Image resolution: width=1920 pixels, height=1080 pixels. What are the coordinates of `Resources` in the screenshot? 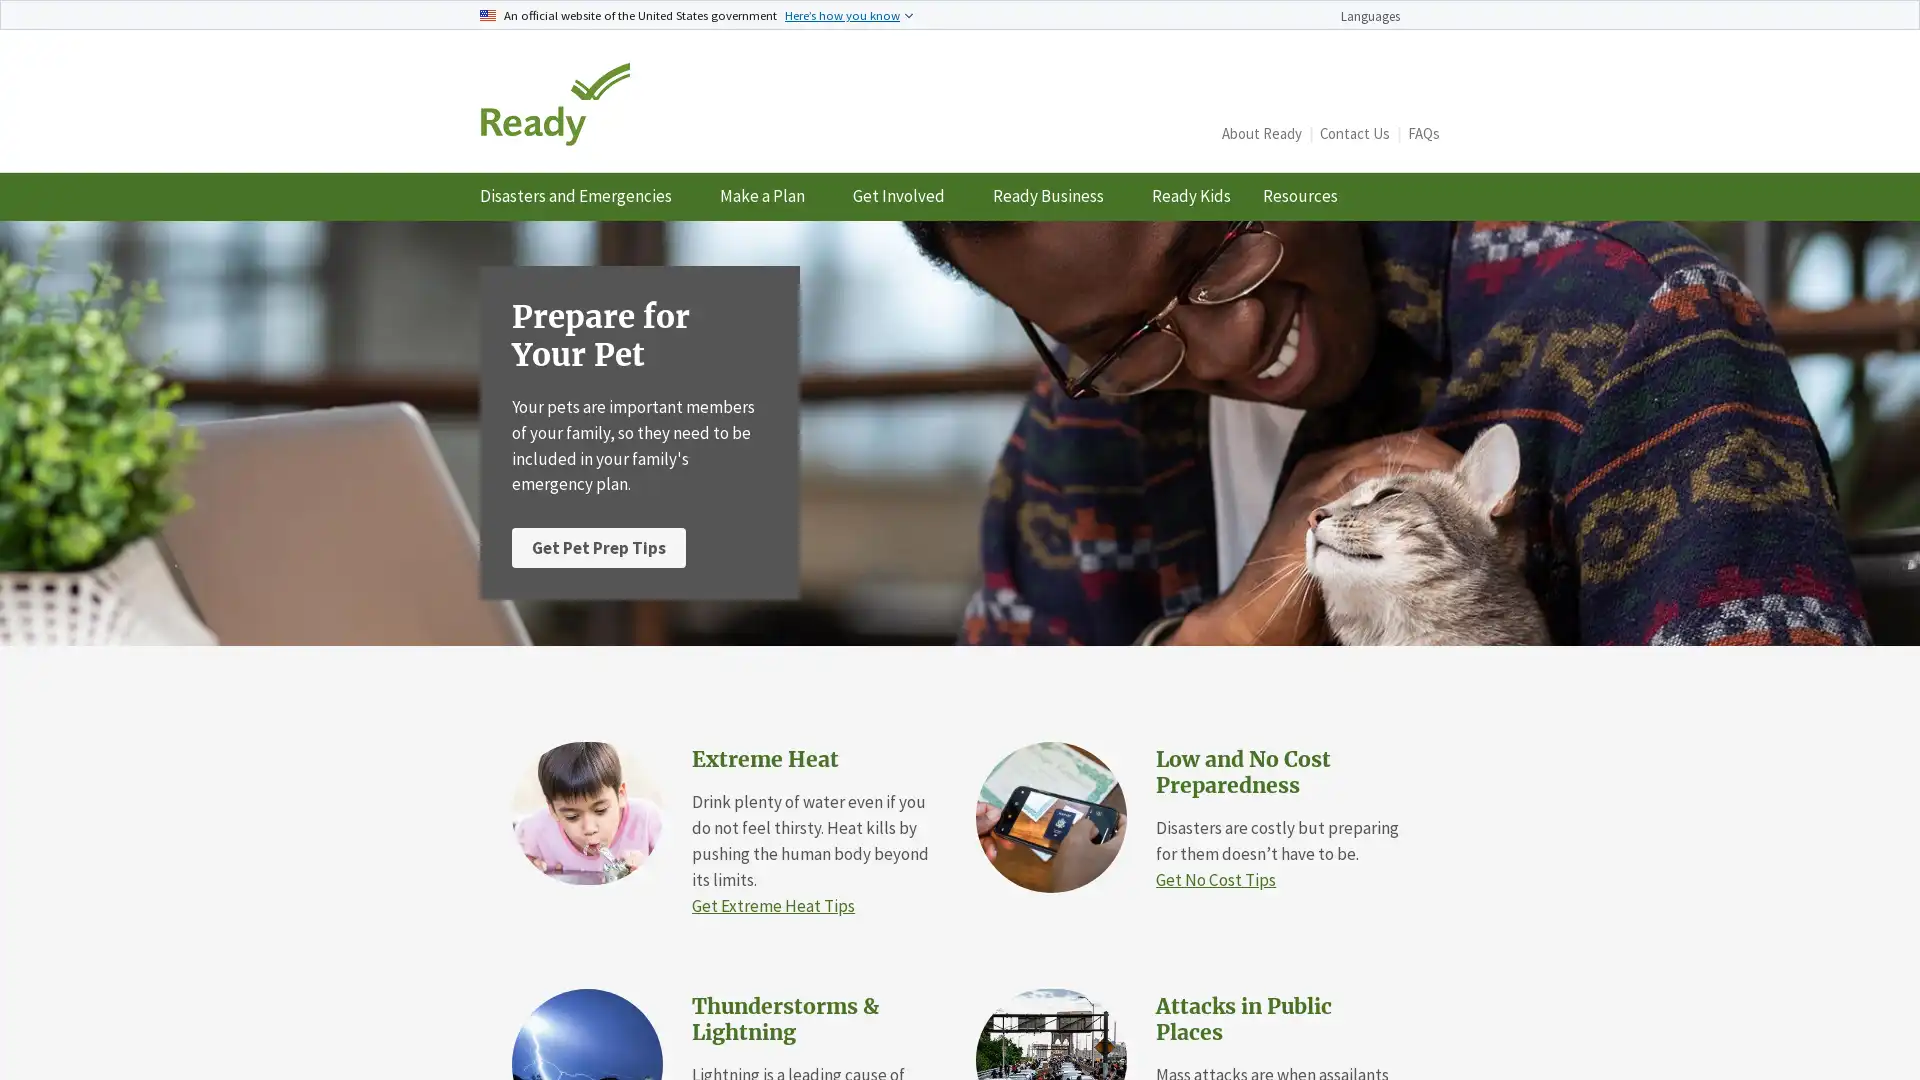 It's located at (1308, 196).